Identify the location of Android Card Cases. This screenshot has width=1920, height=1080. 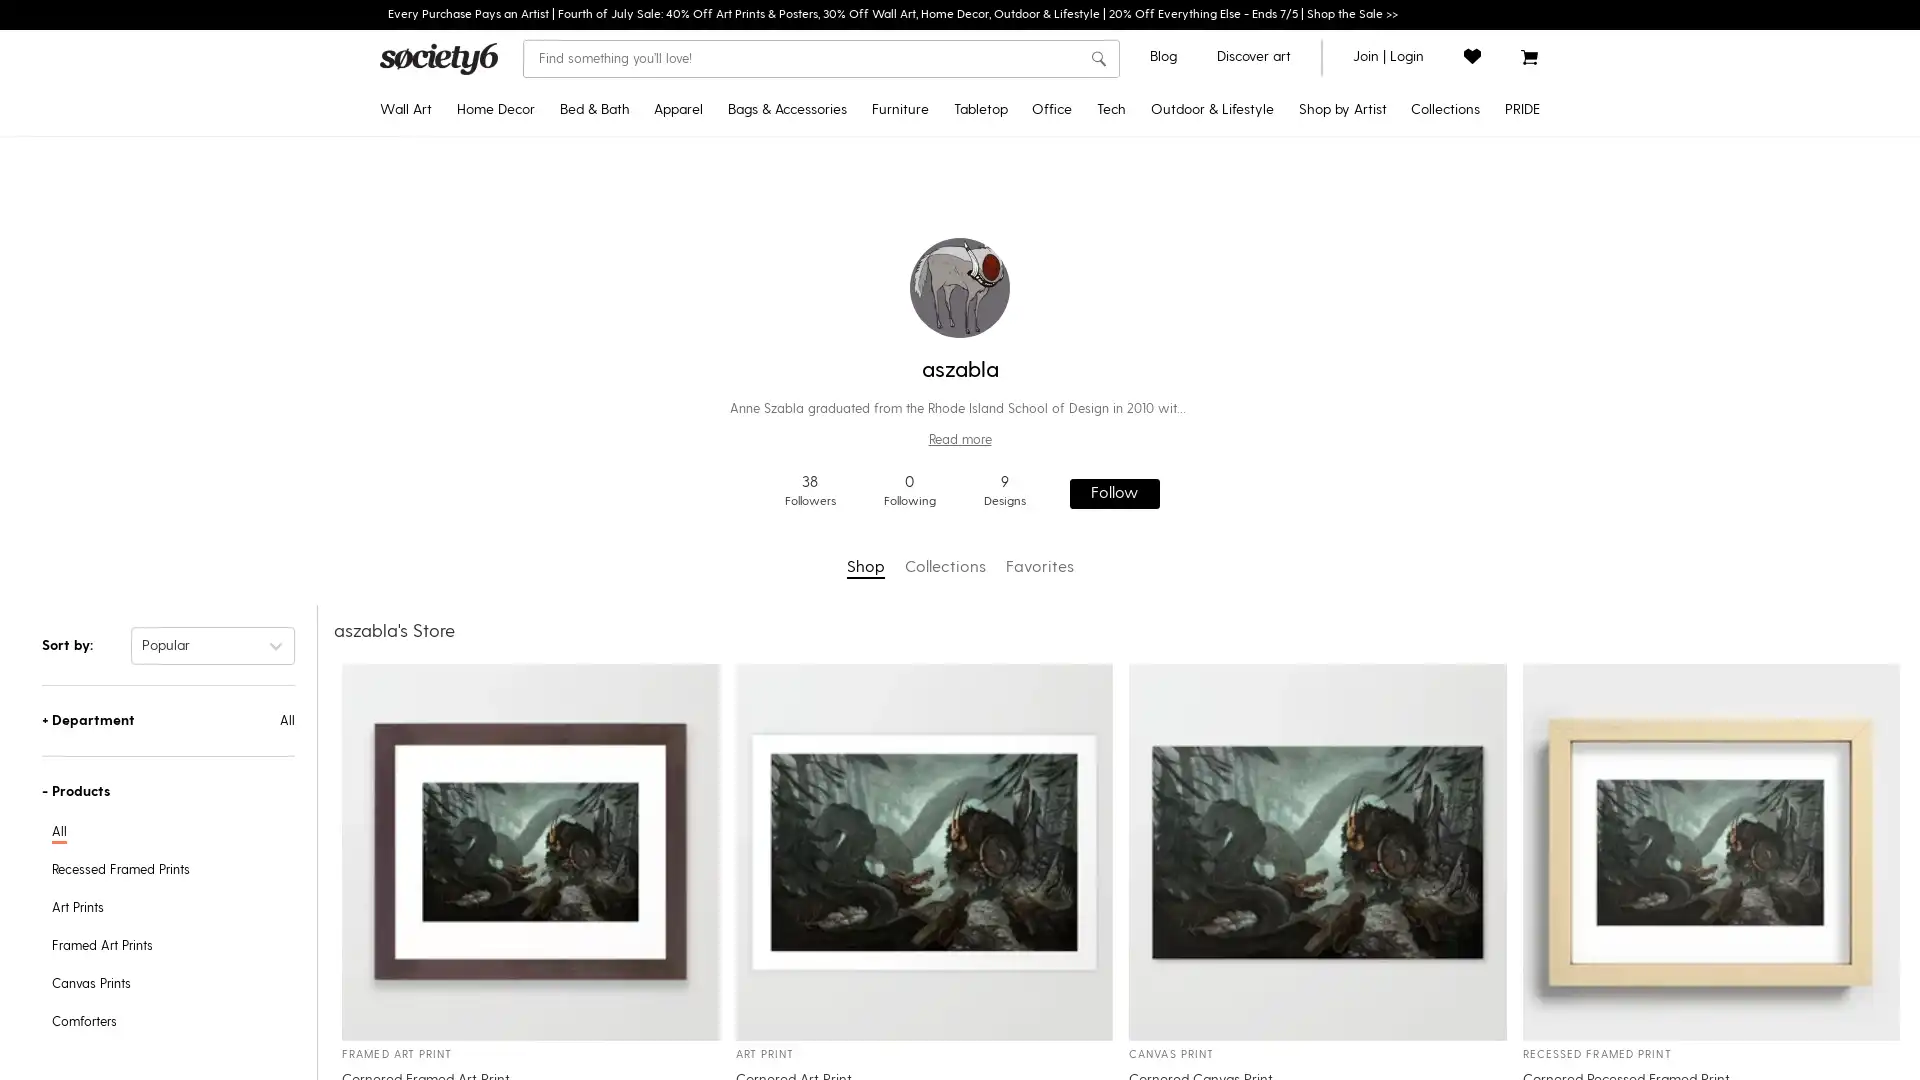
(1182, 320).